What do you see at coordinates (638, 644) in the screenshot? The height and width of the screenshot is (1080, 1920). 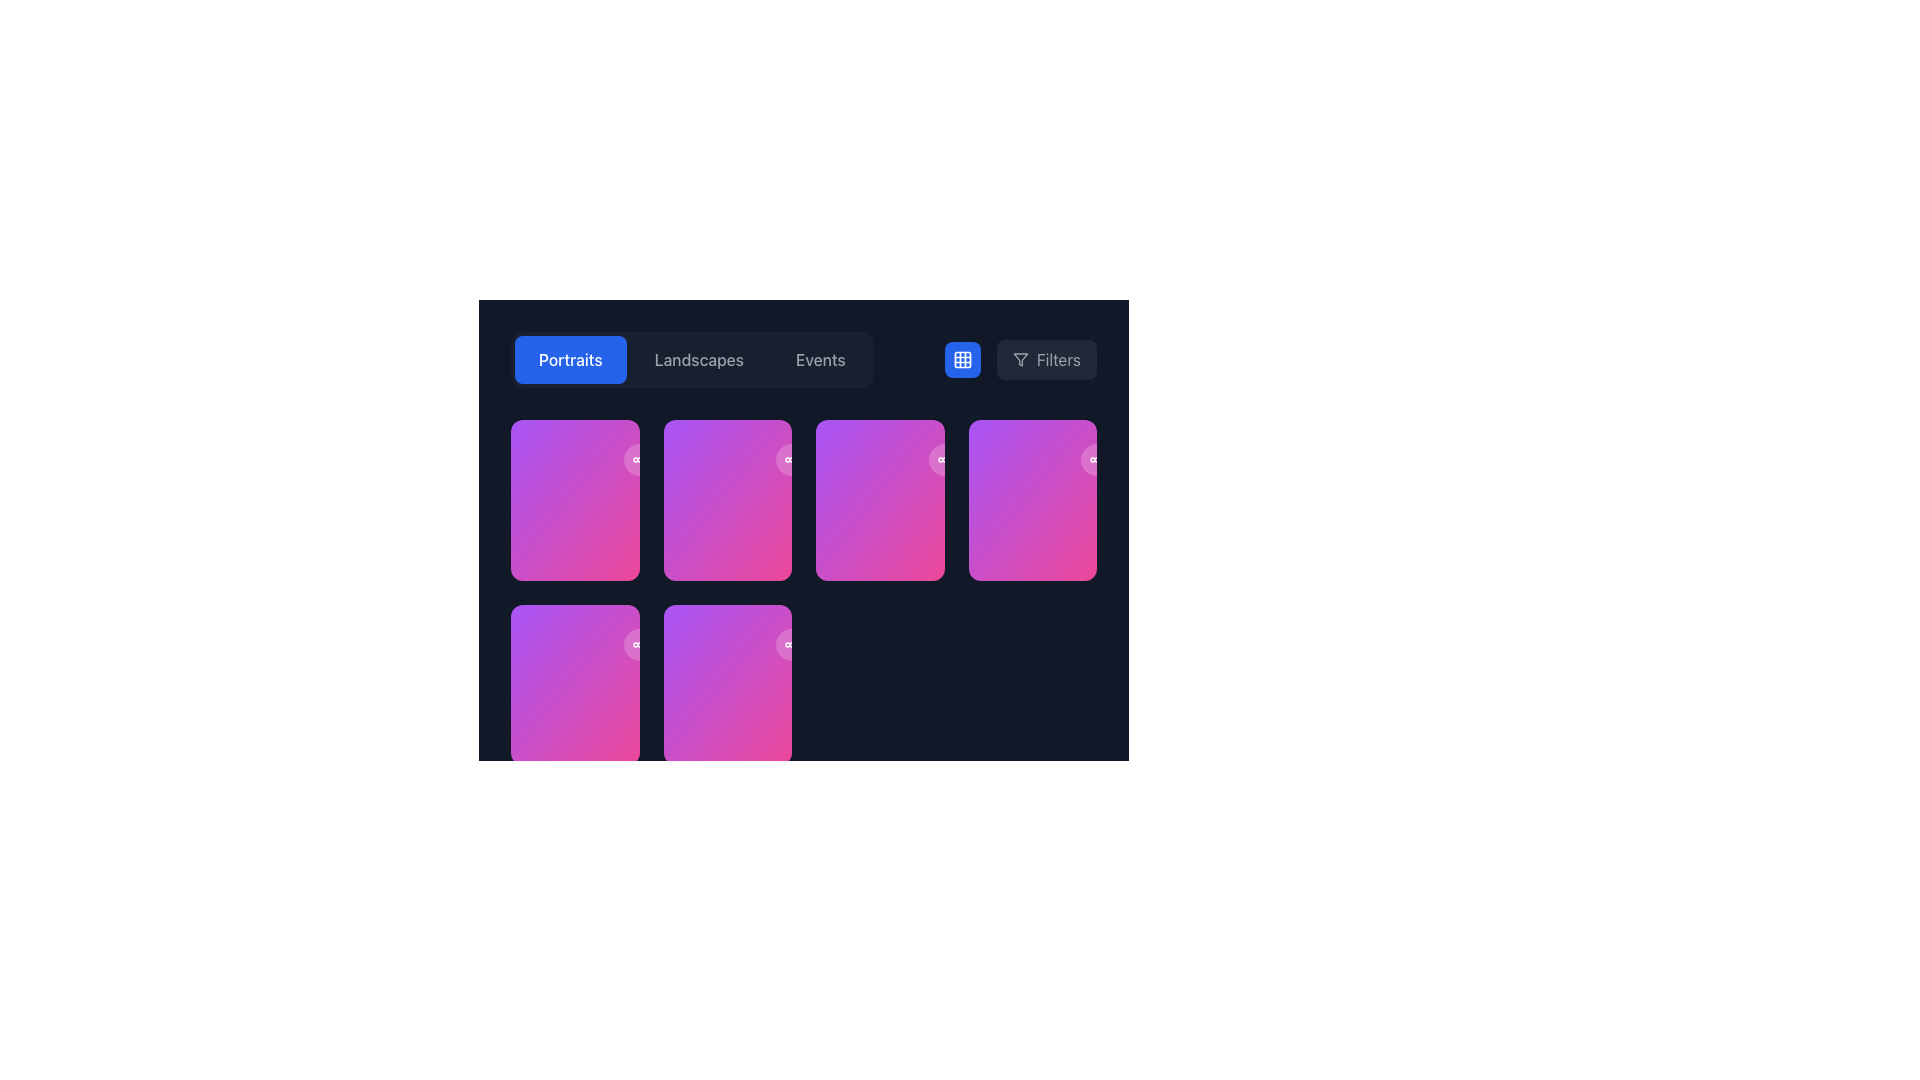 I see `the circular share button located in the lower-right corner of the bottom-left card in the grid` at bounding box center [638, 644].